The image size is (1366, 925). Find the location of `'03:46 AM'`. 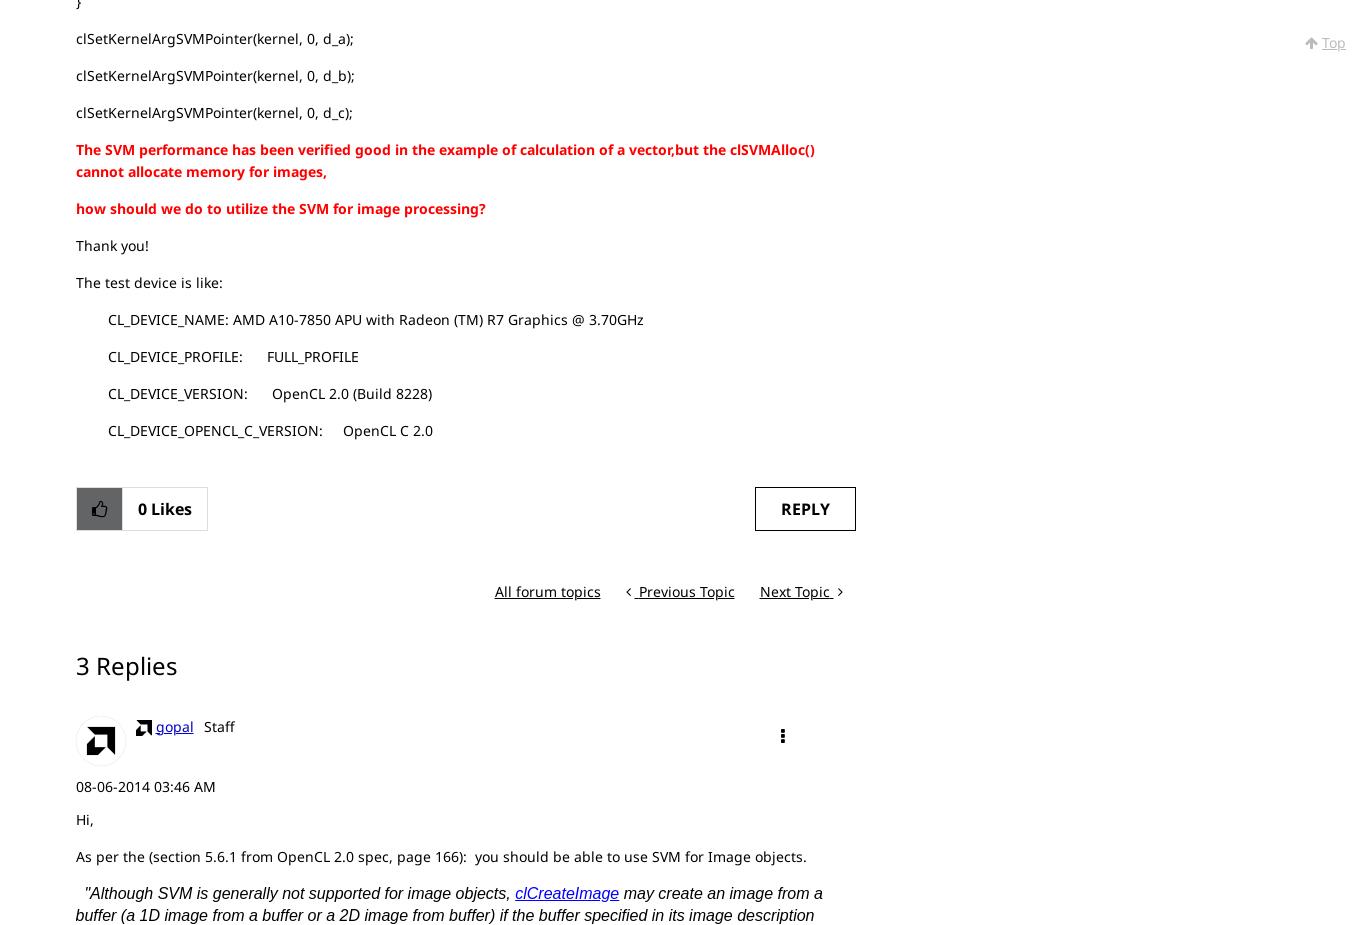

'03:46 AM' is located at coordinates (183, 785).